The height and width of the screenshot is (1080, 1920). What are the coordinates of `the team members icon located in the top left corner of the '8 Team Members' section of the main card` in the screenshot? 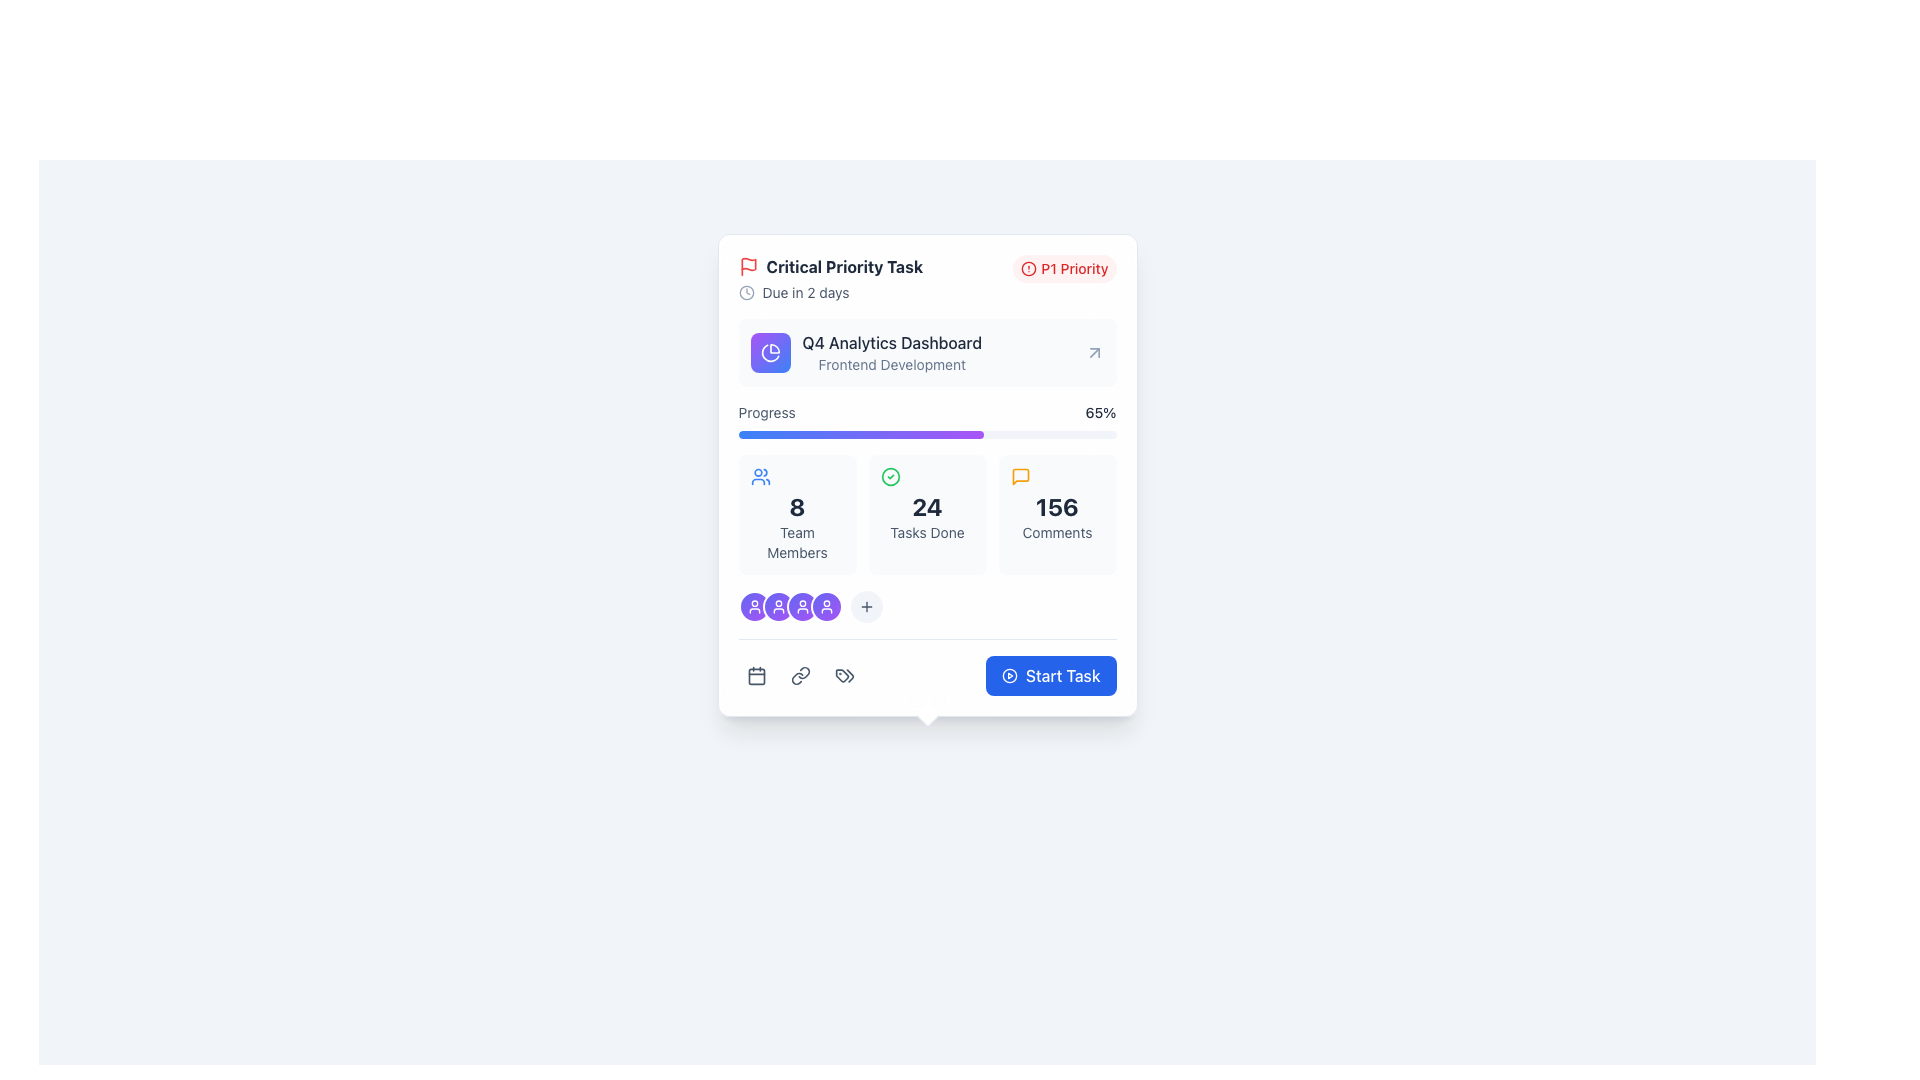 It's located at (759, 477).